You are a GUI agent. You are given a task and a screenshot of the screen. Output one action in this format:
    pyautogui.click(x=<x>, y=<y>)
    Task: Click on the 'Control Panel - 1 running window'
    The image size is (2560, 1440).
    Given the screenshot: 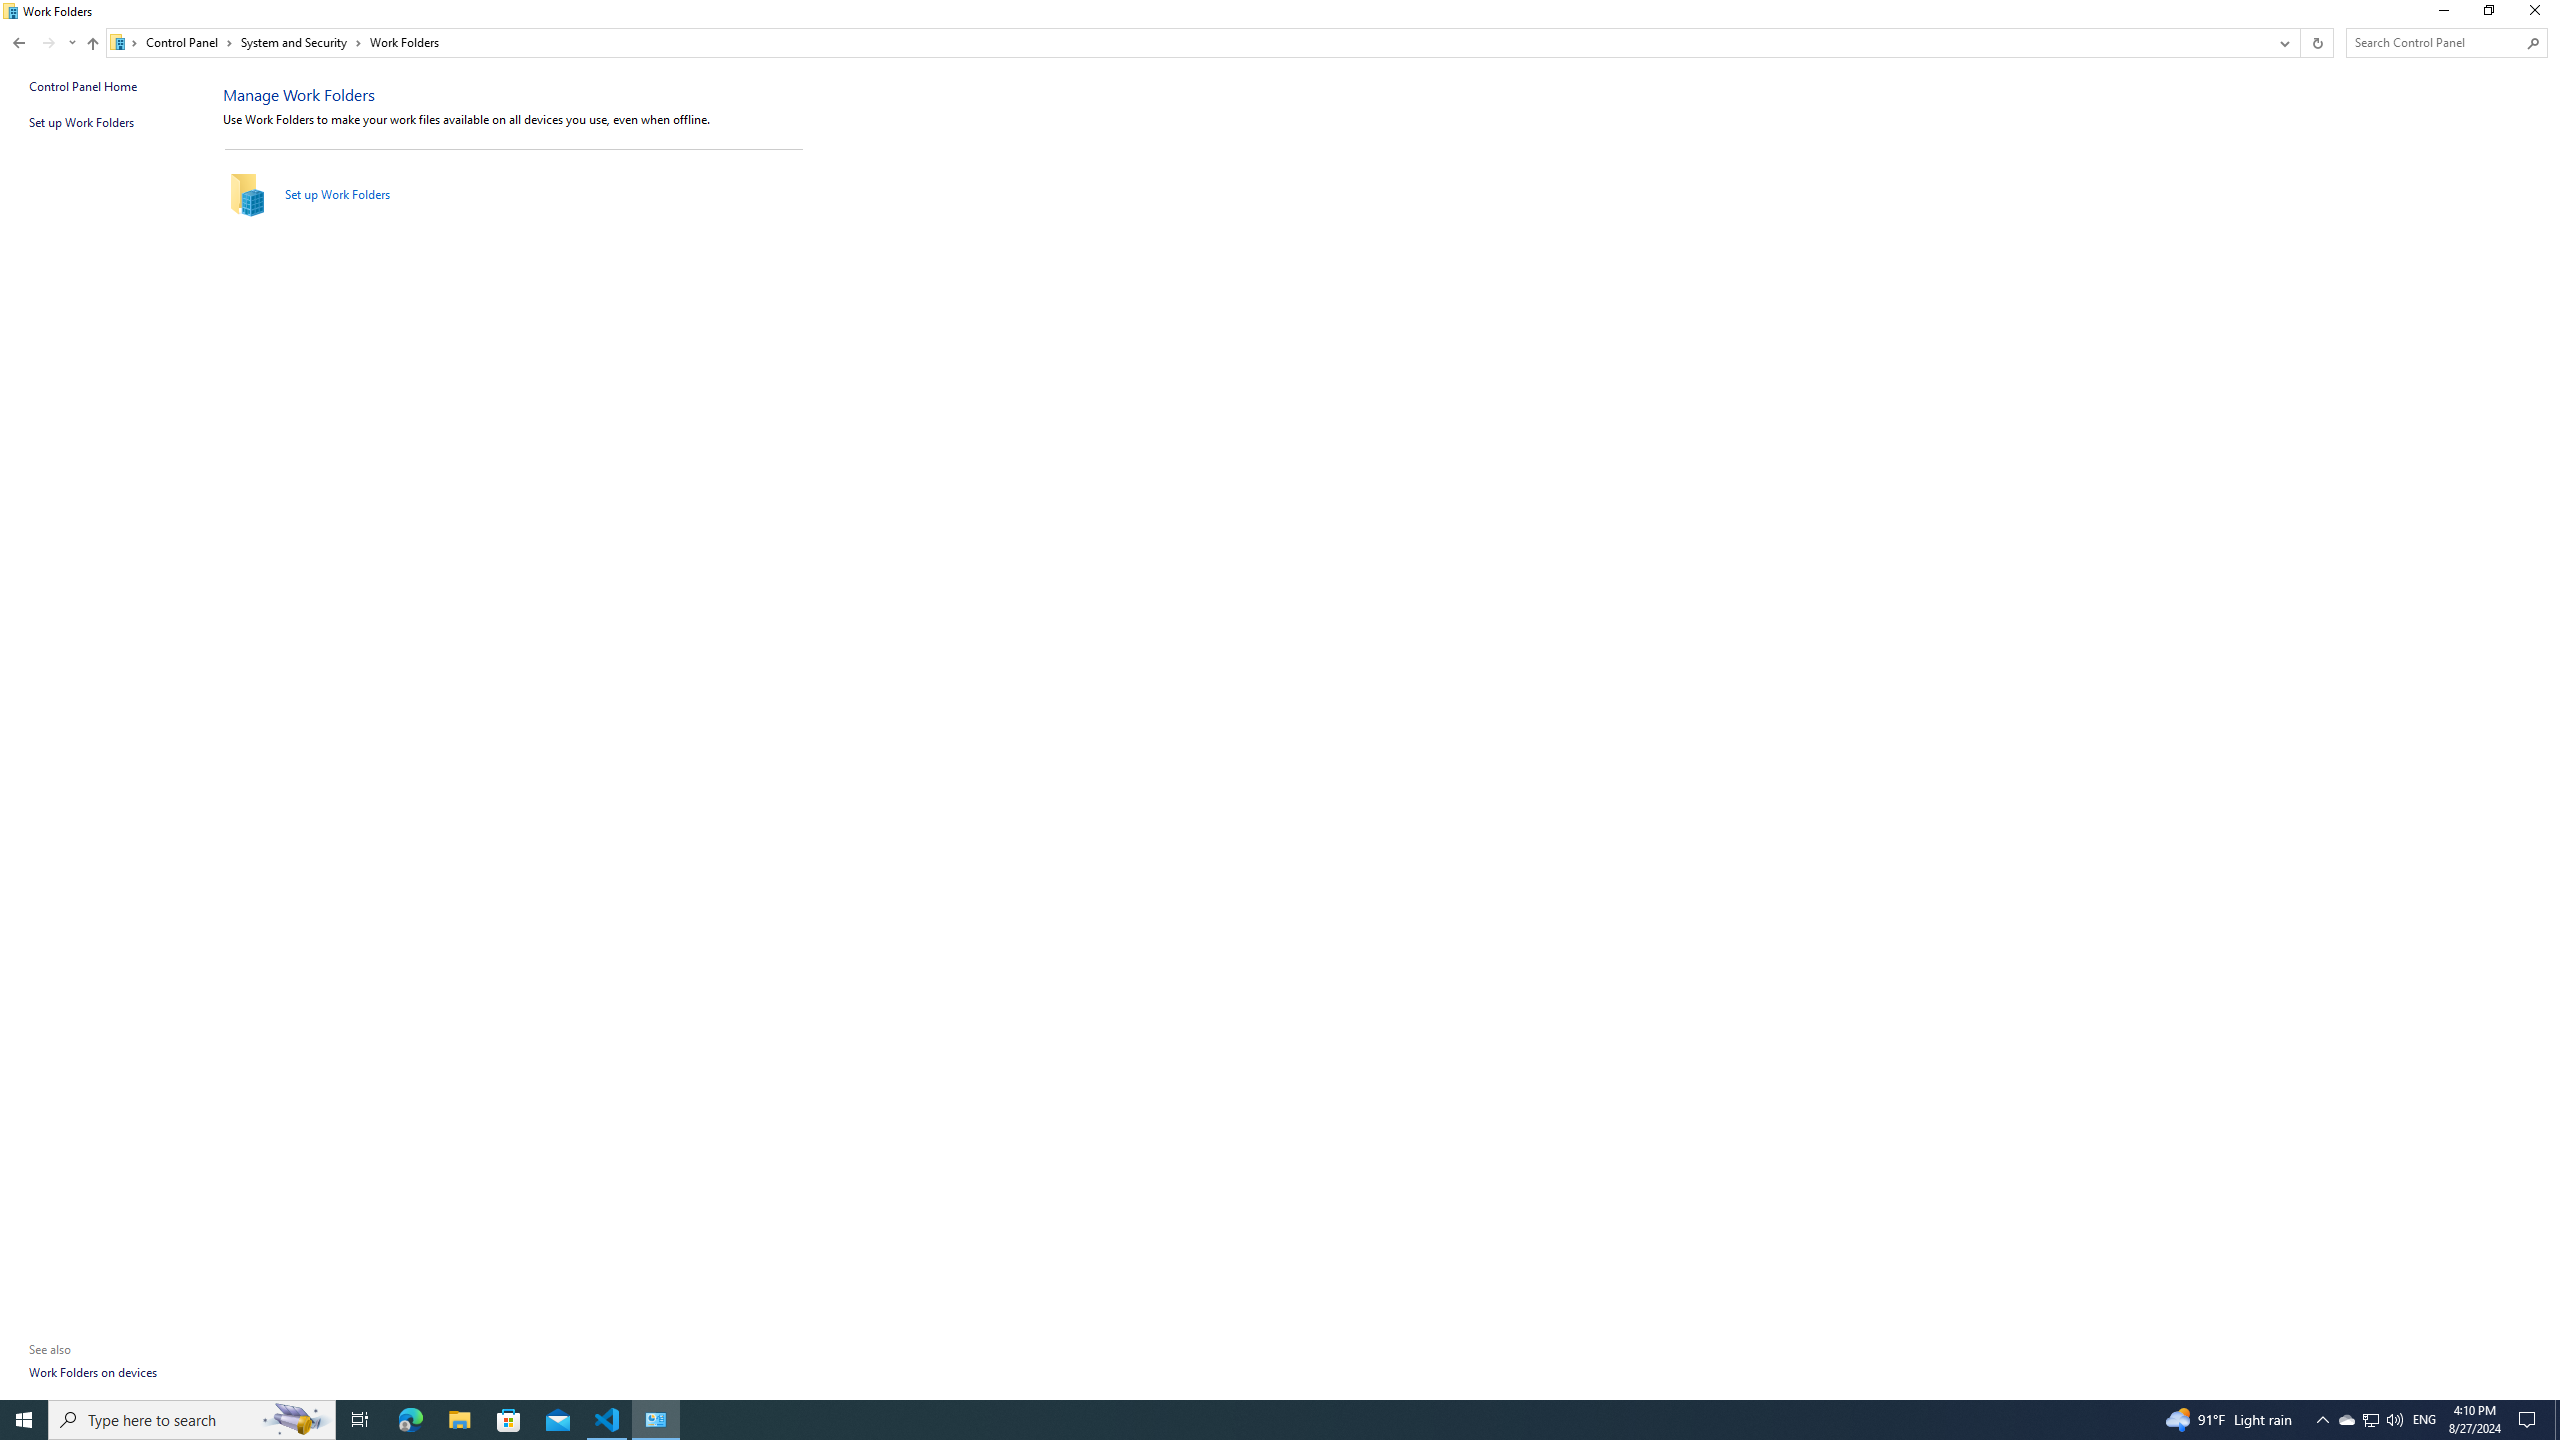 What is the action you would take?
    pyautogui.click(x=656, y=1418)
    